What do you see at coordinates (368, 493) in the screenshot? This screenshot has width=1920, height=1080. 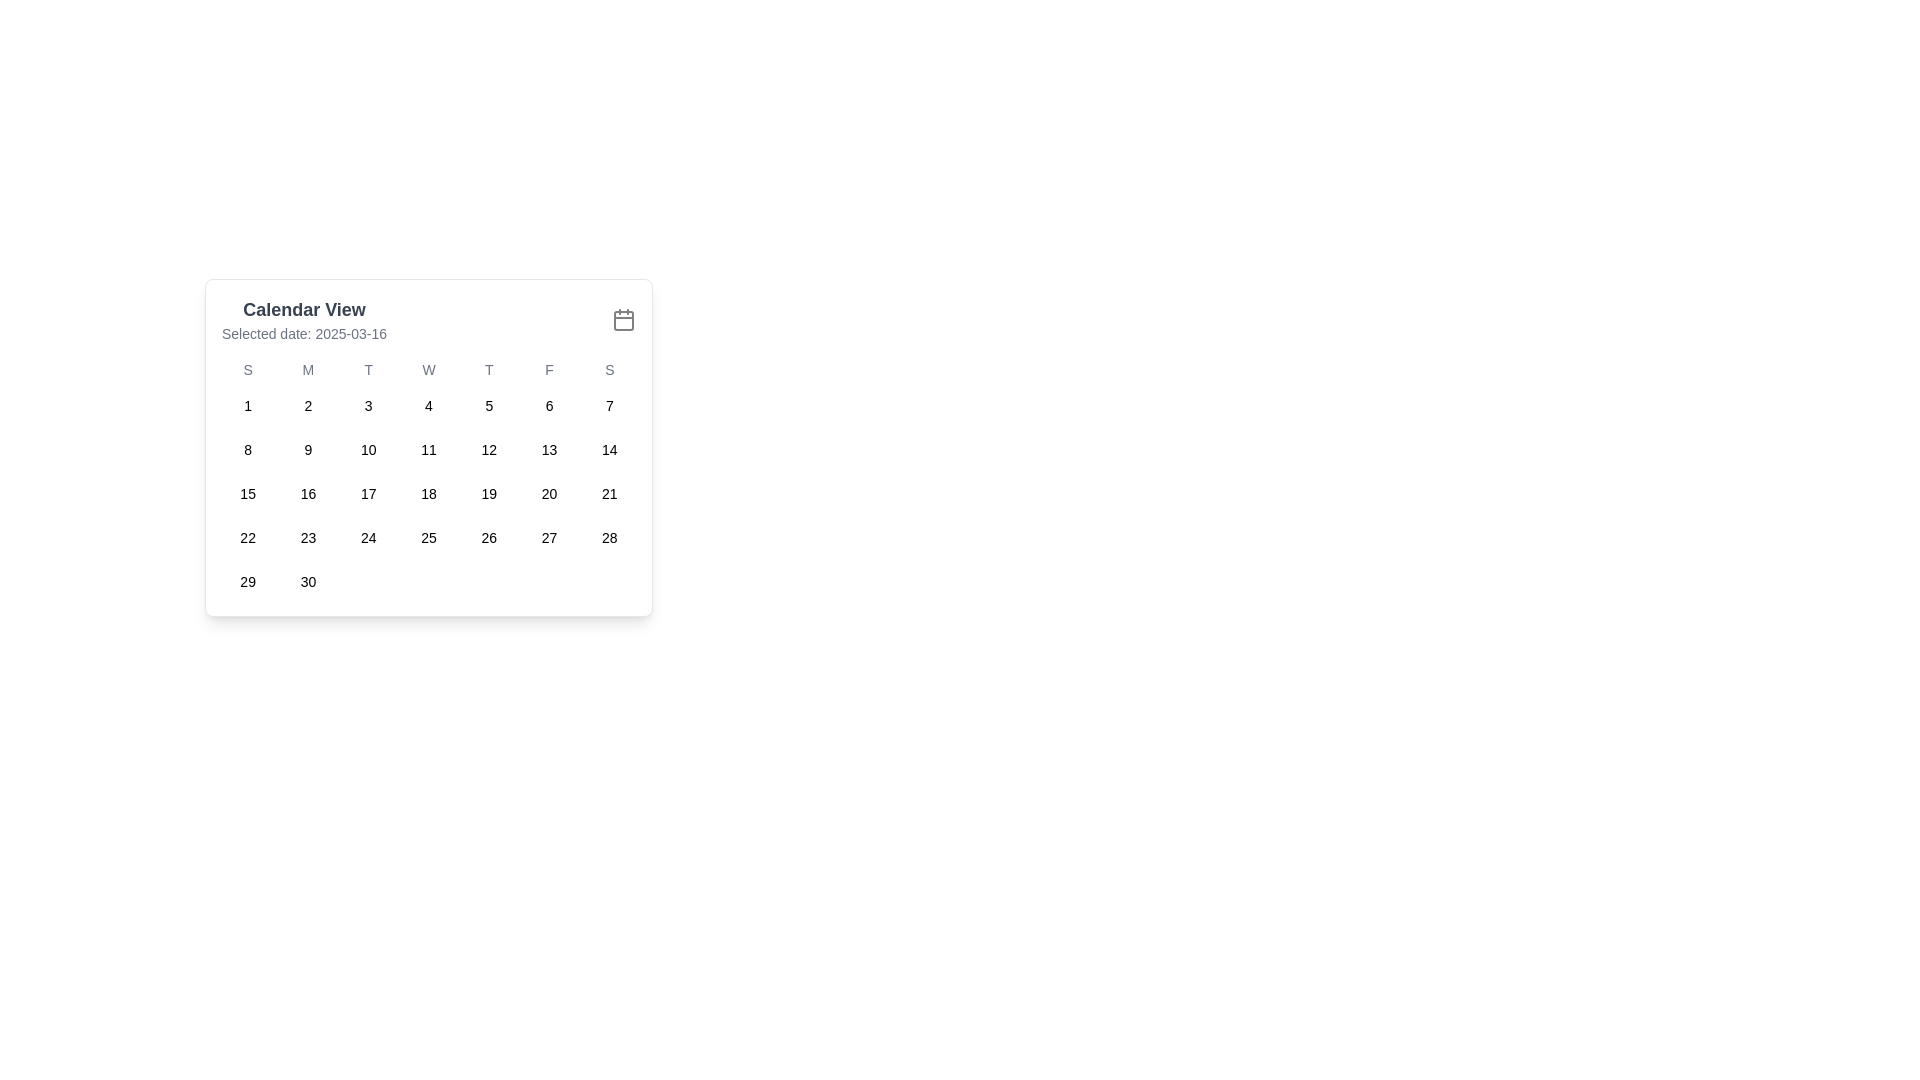 I see `the Calendar Day Button displaying the number '17' in the fourth row and third column of the calendar grid` at bounding box center [368, 493].